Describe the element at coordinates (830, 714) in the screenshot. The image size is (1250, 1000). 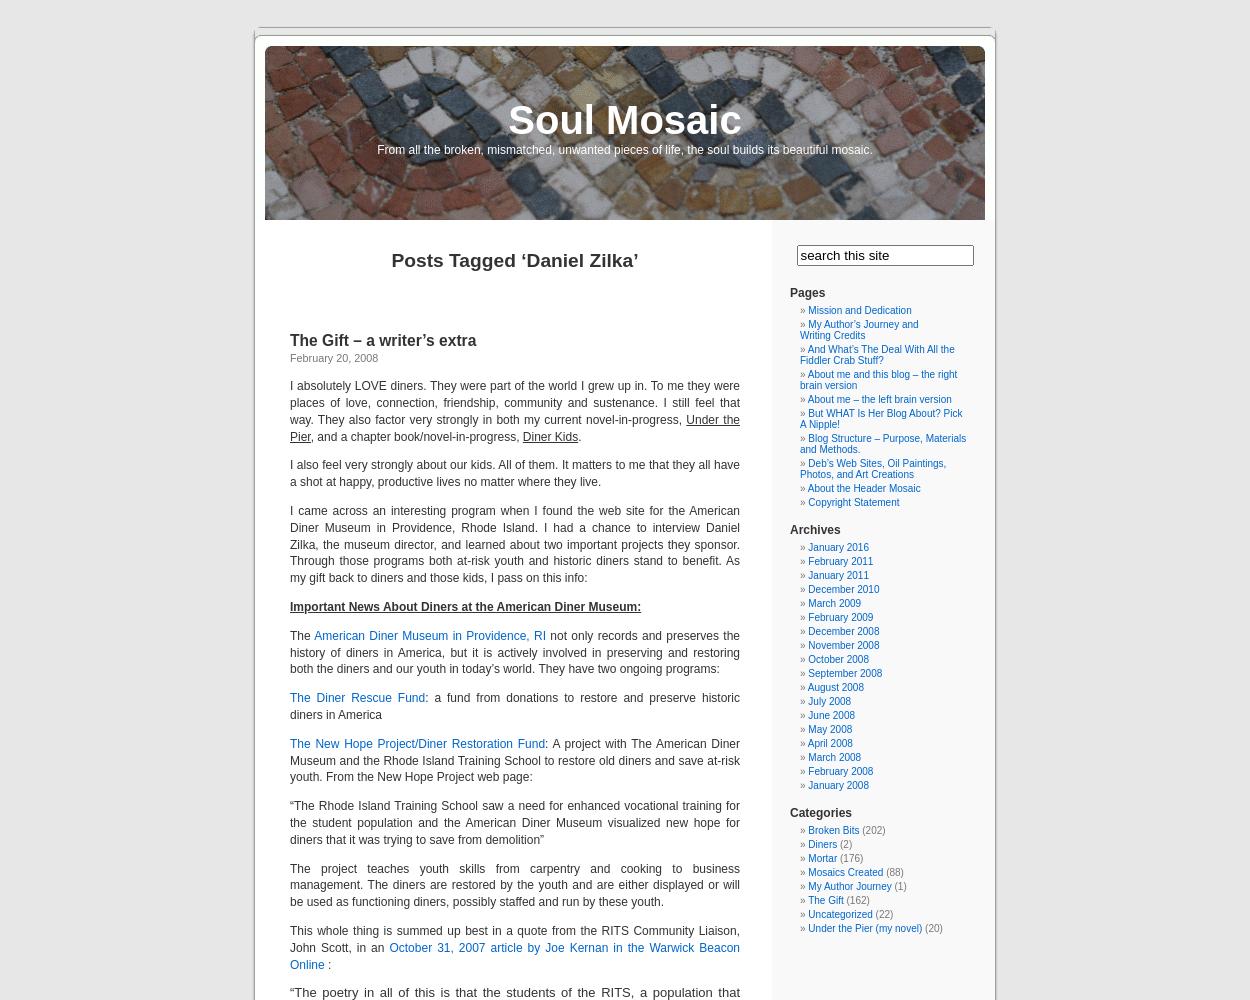
I see `'June 2008'` at that location.